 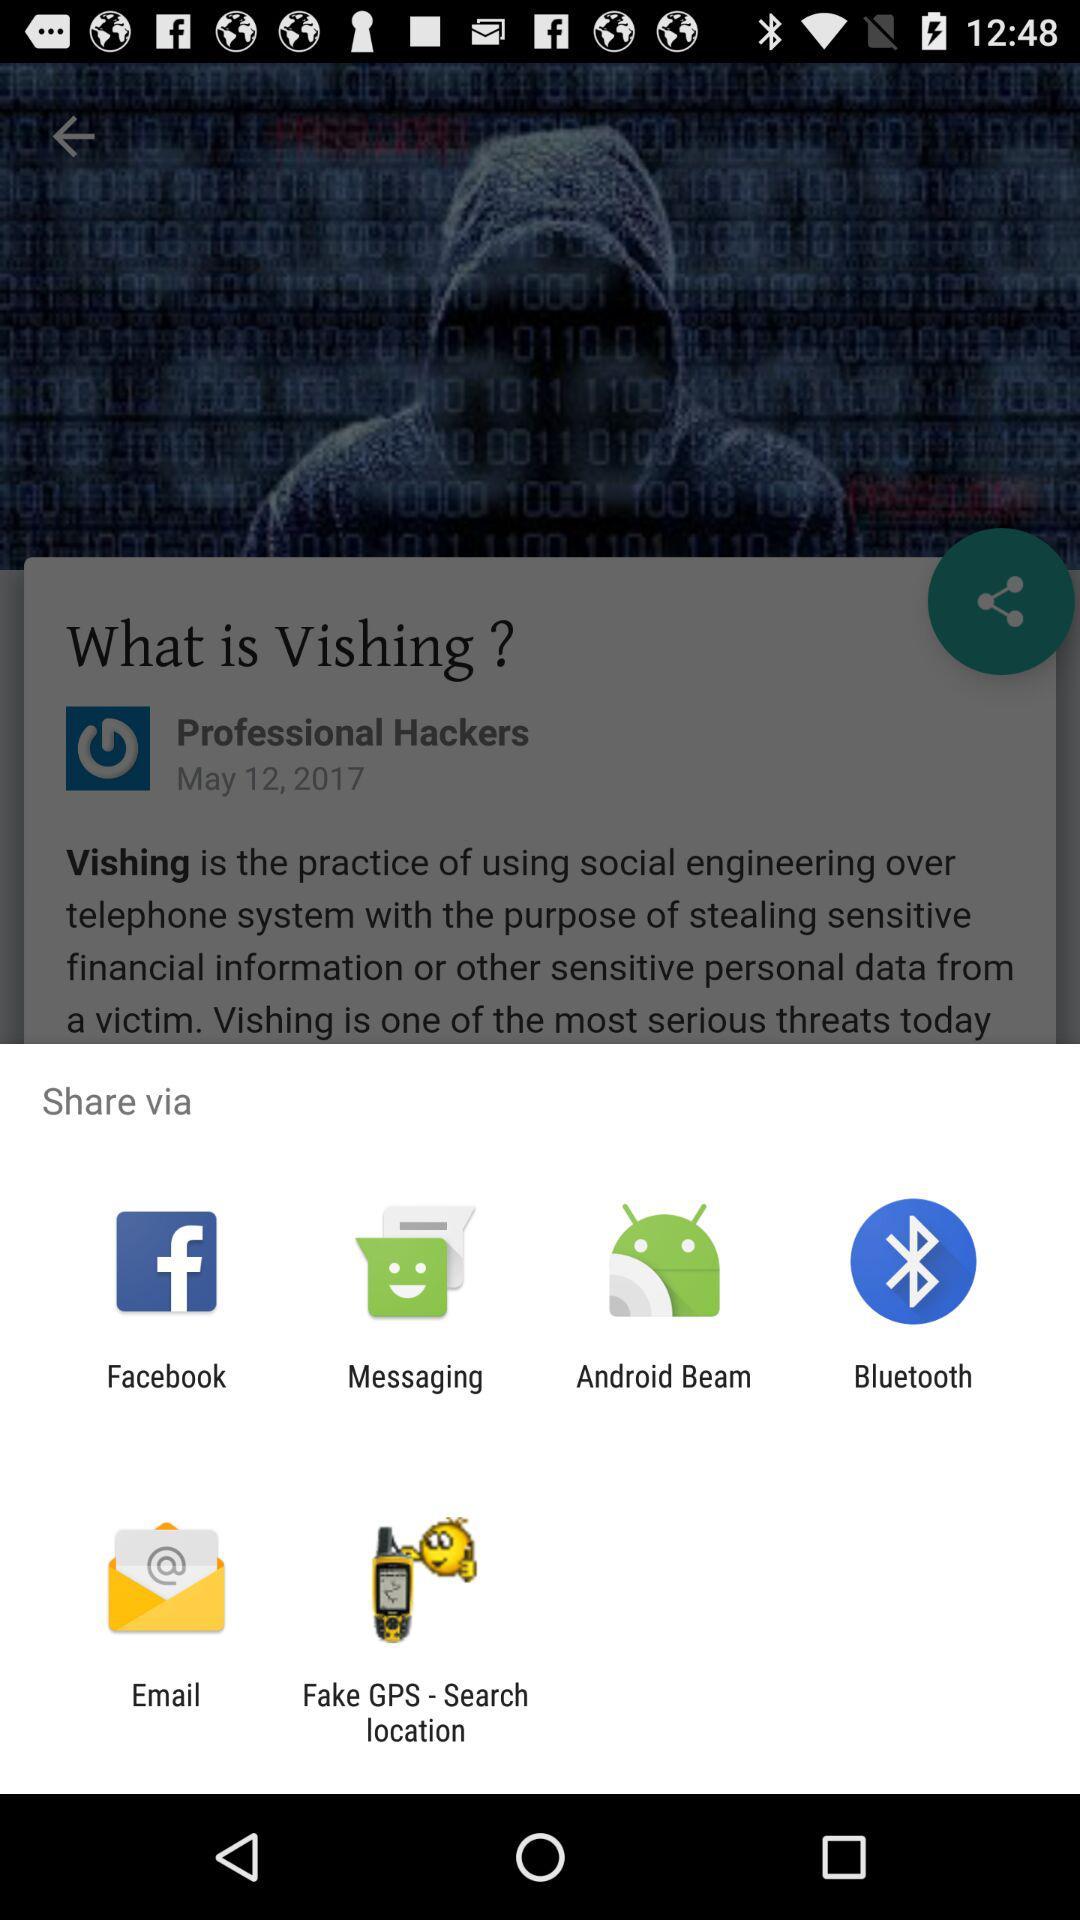 I want to click on icon next to fake gps search app, so click(x=165, y=1711).